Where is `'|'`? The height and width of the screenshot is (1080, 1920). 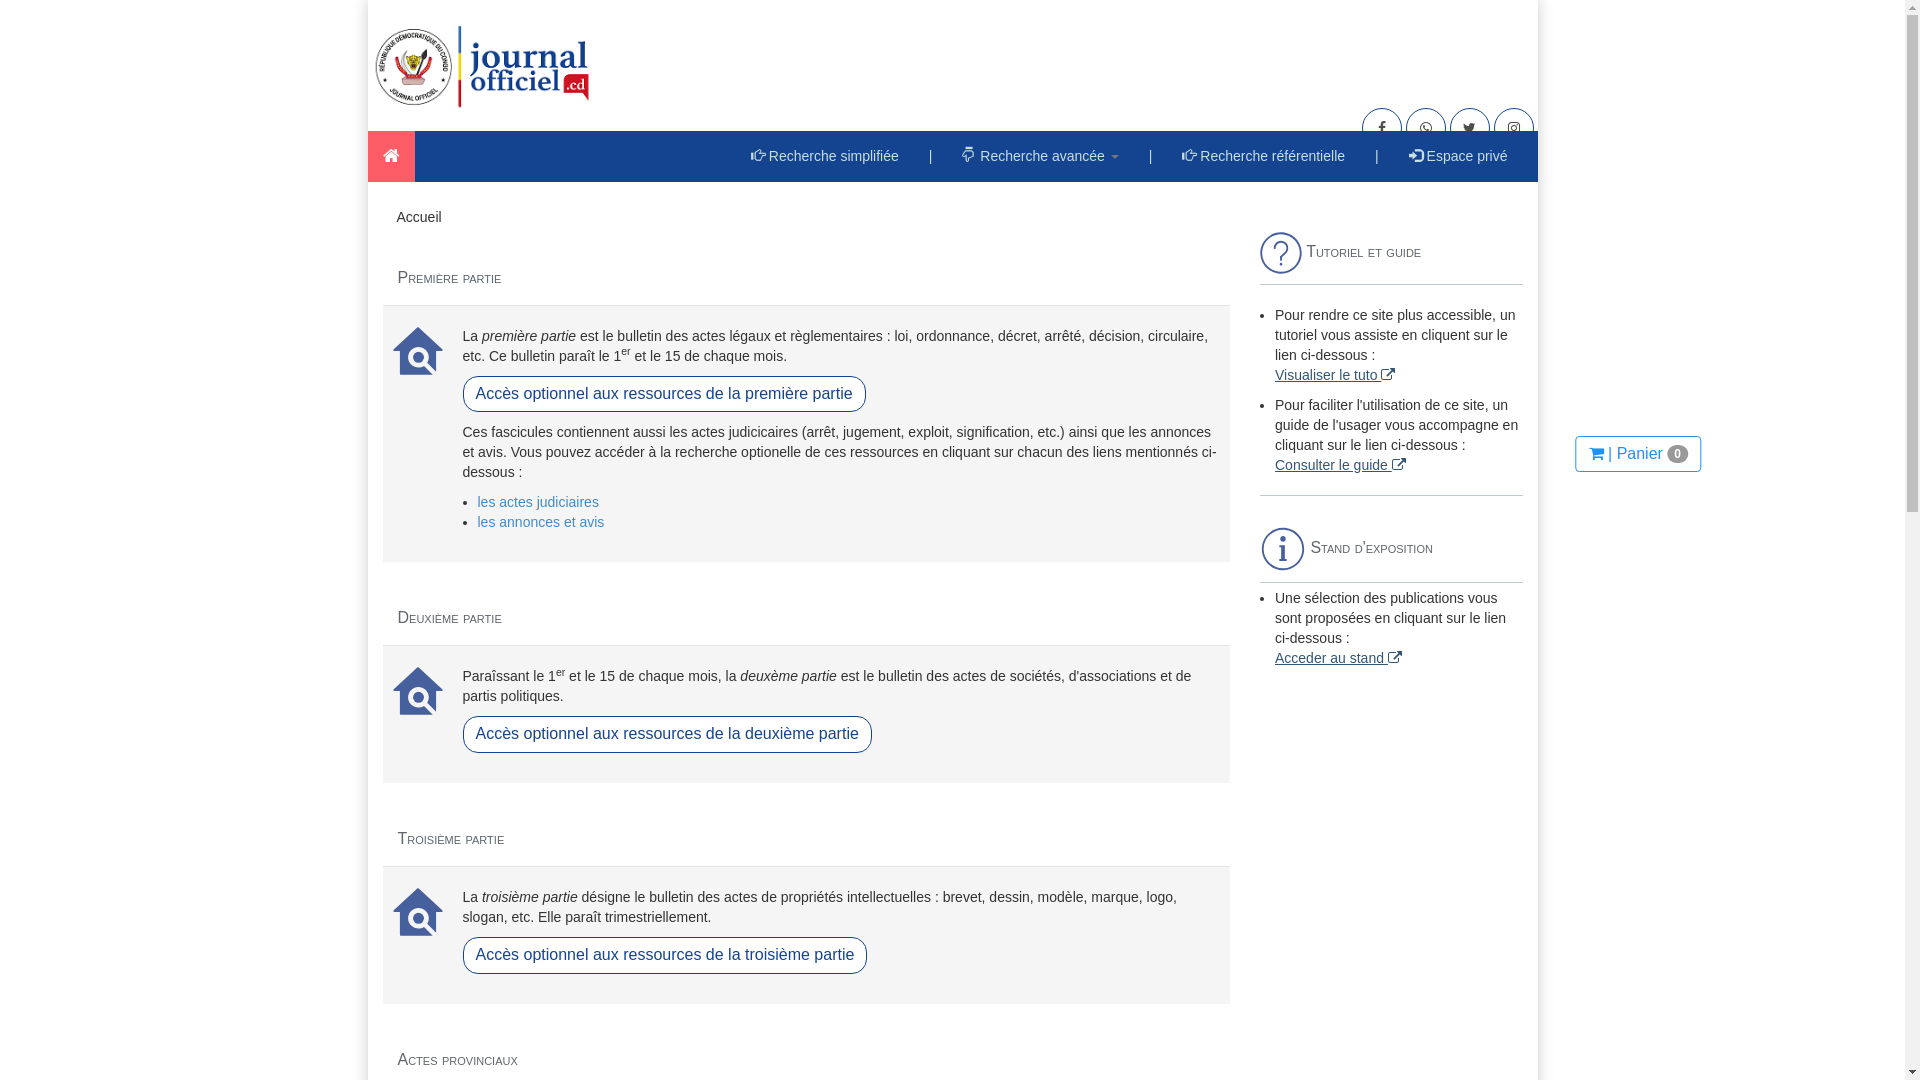
'|' is located at coordinates (930, 154).